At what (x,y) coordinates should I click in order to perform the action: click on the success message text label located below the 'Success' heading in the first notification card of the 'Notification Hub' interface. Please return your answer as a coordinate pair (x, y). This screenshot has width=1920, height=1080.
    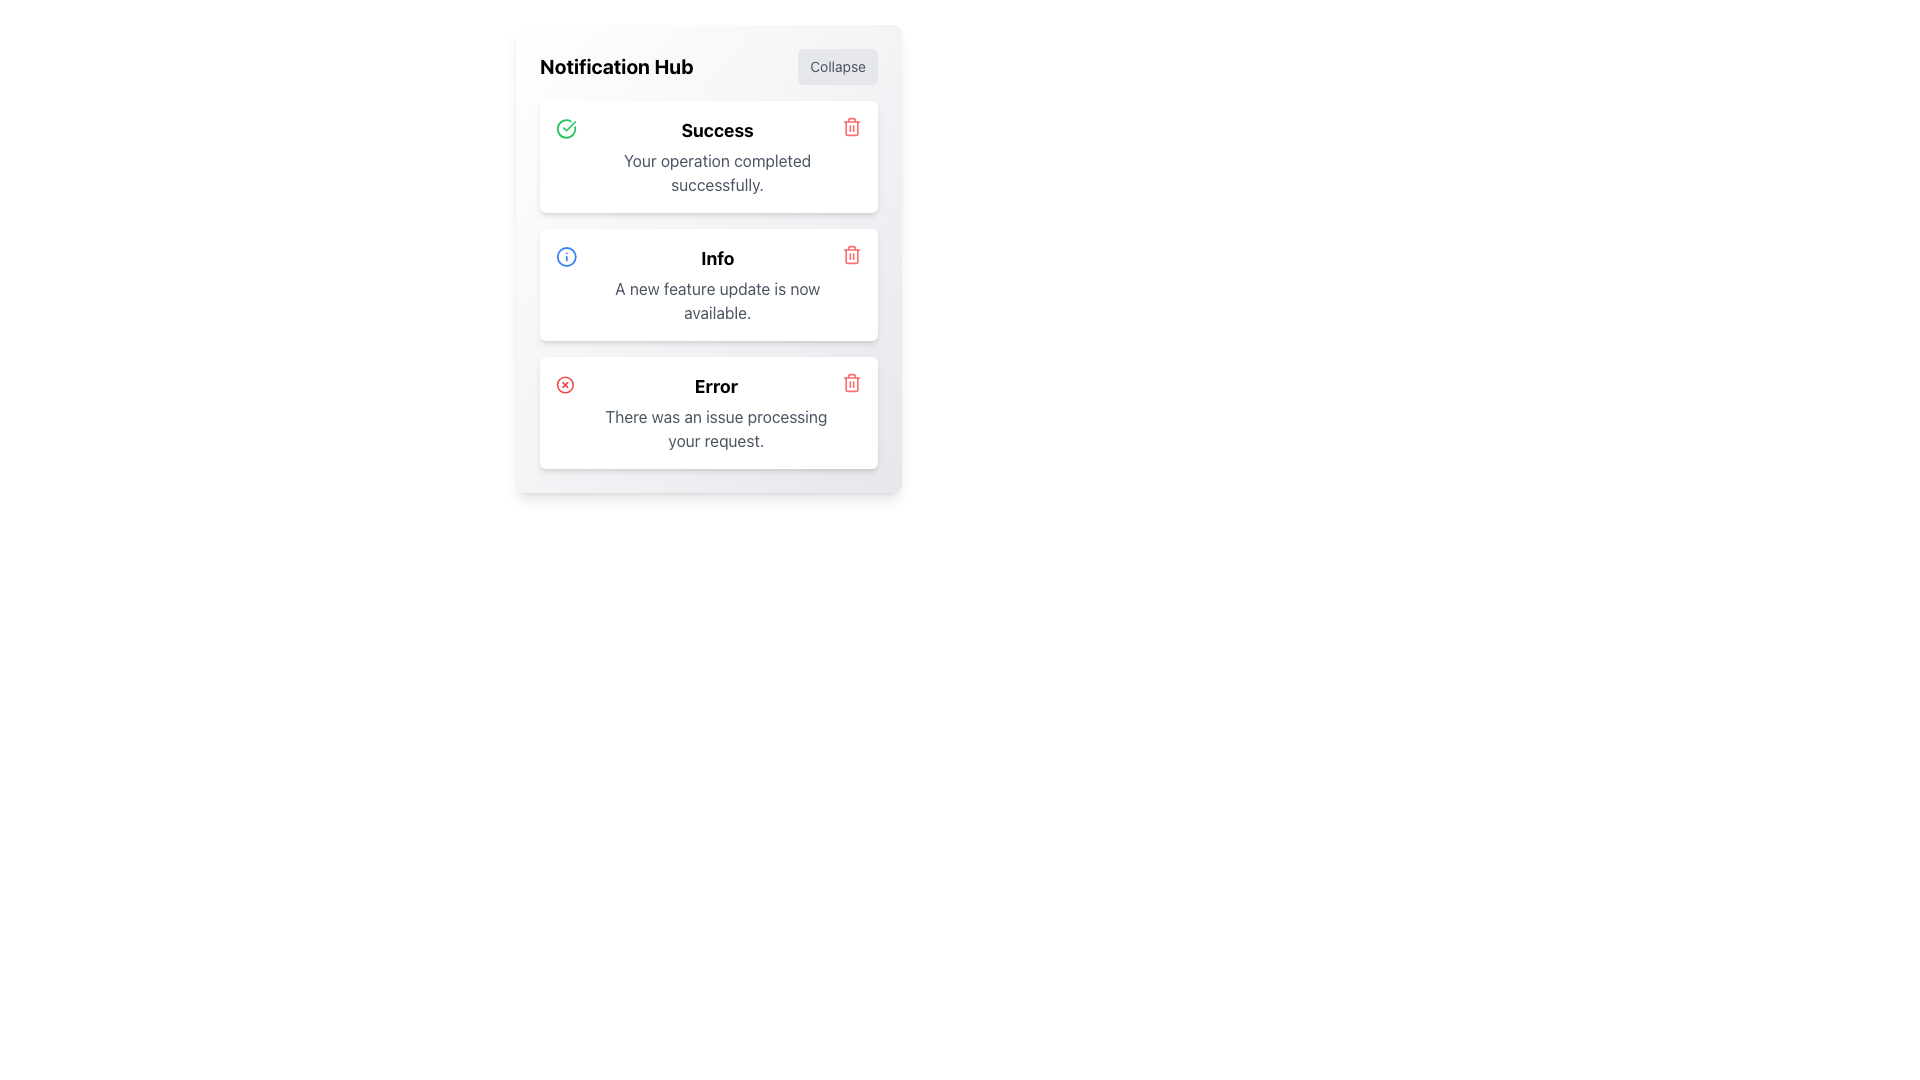
    Looking at the image, I should click on (717, 172).